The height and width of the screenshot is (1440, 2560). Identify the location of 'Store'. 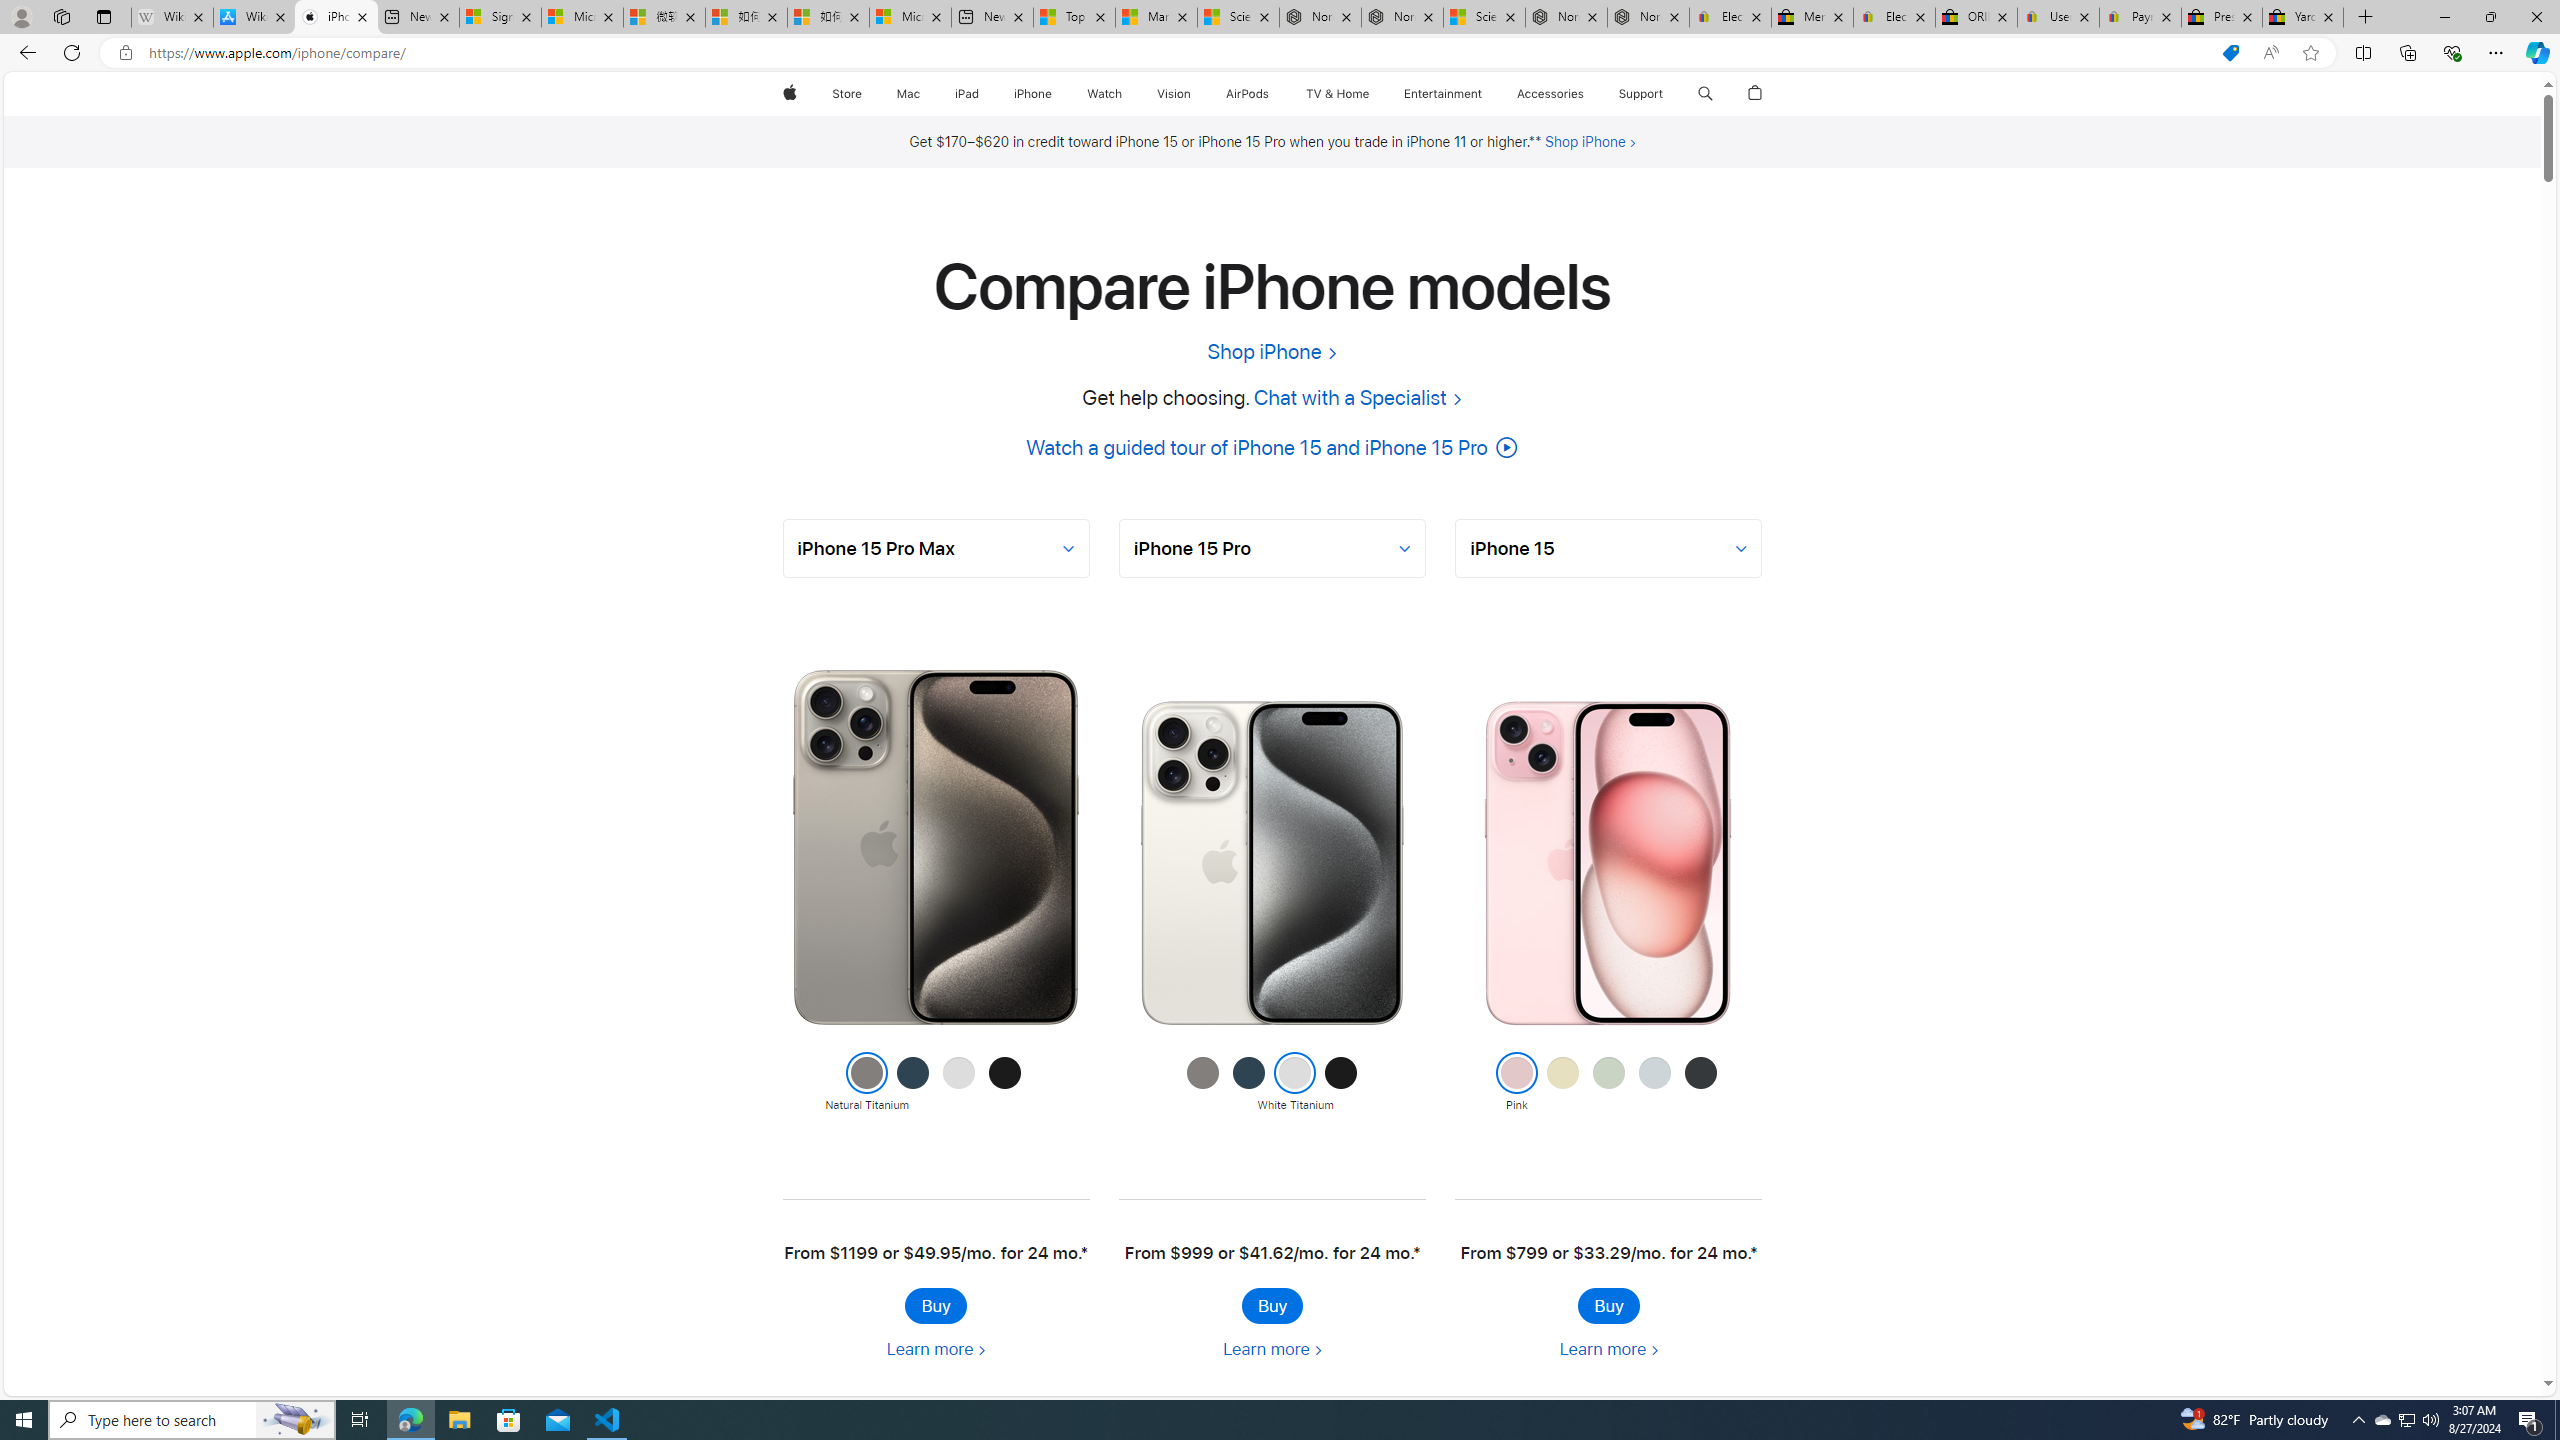
(845, 93).